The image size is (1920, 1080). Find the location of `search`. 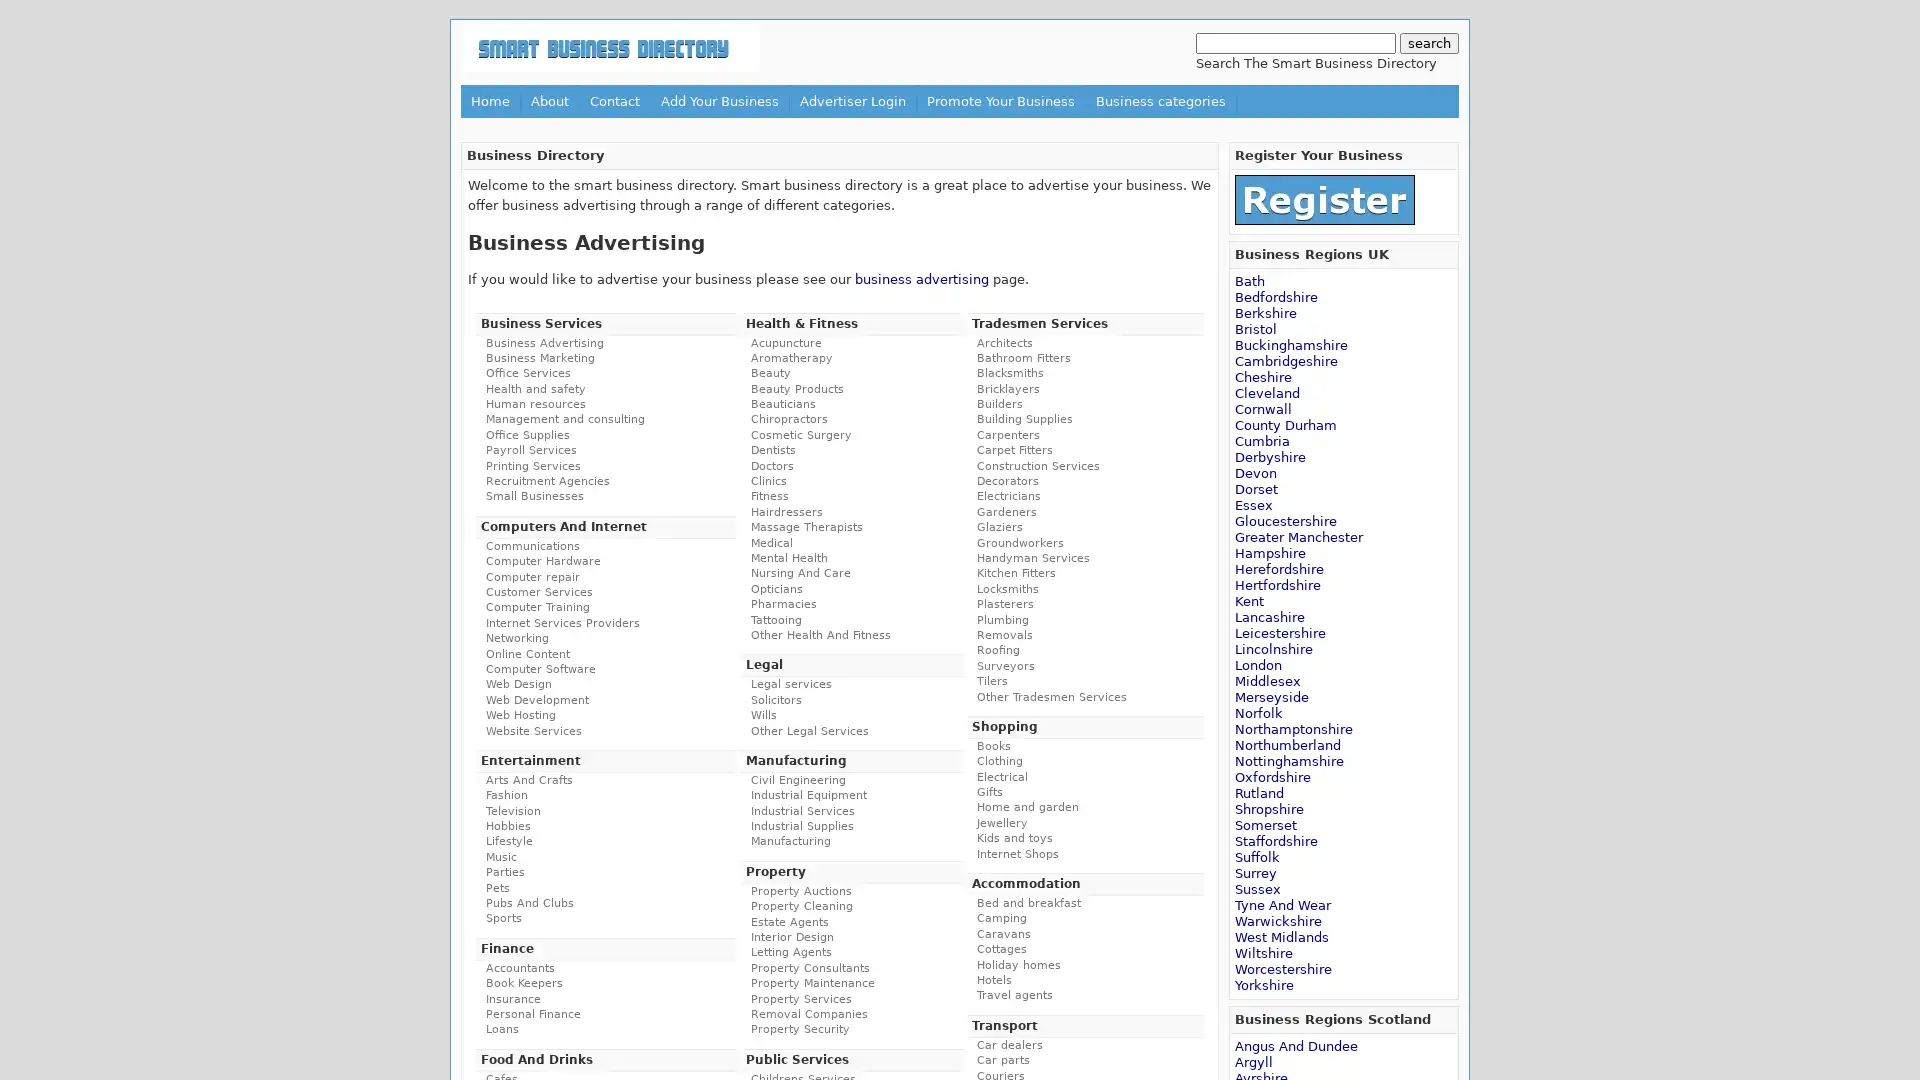

search is located at coordinates (1428, 43).